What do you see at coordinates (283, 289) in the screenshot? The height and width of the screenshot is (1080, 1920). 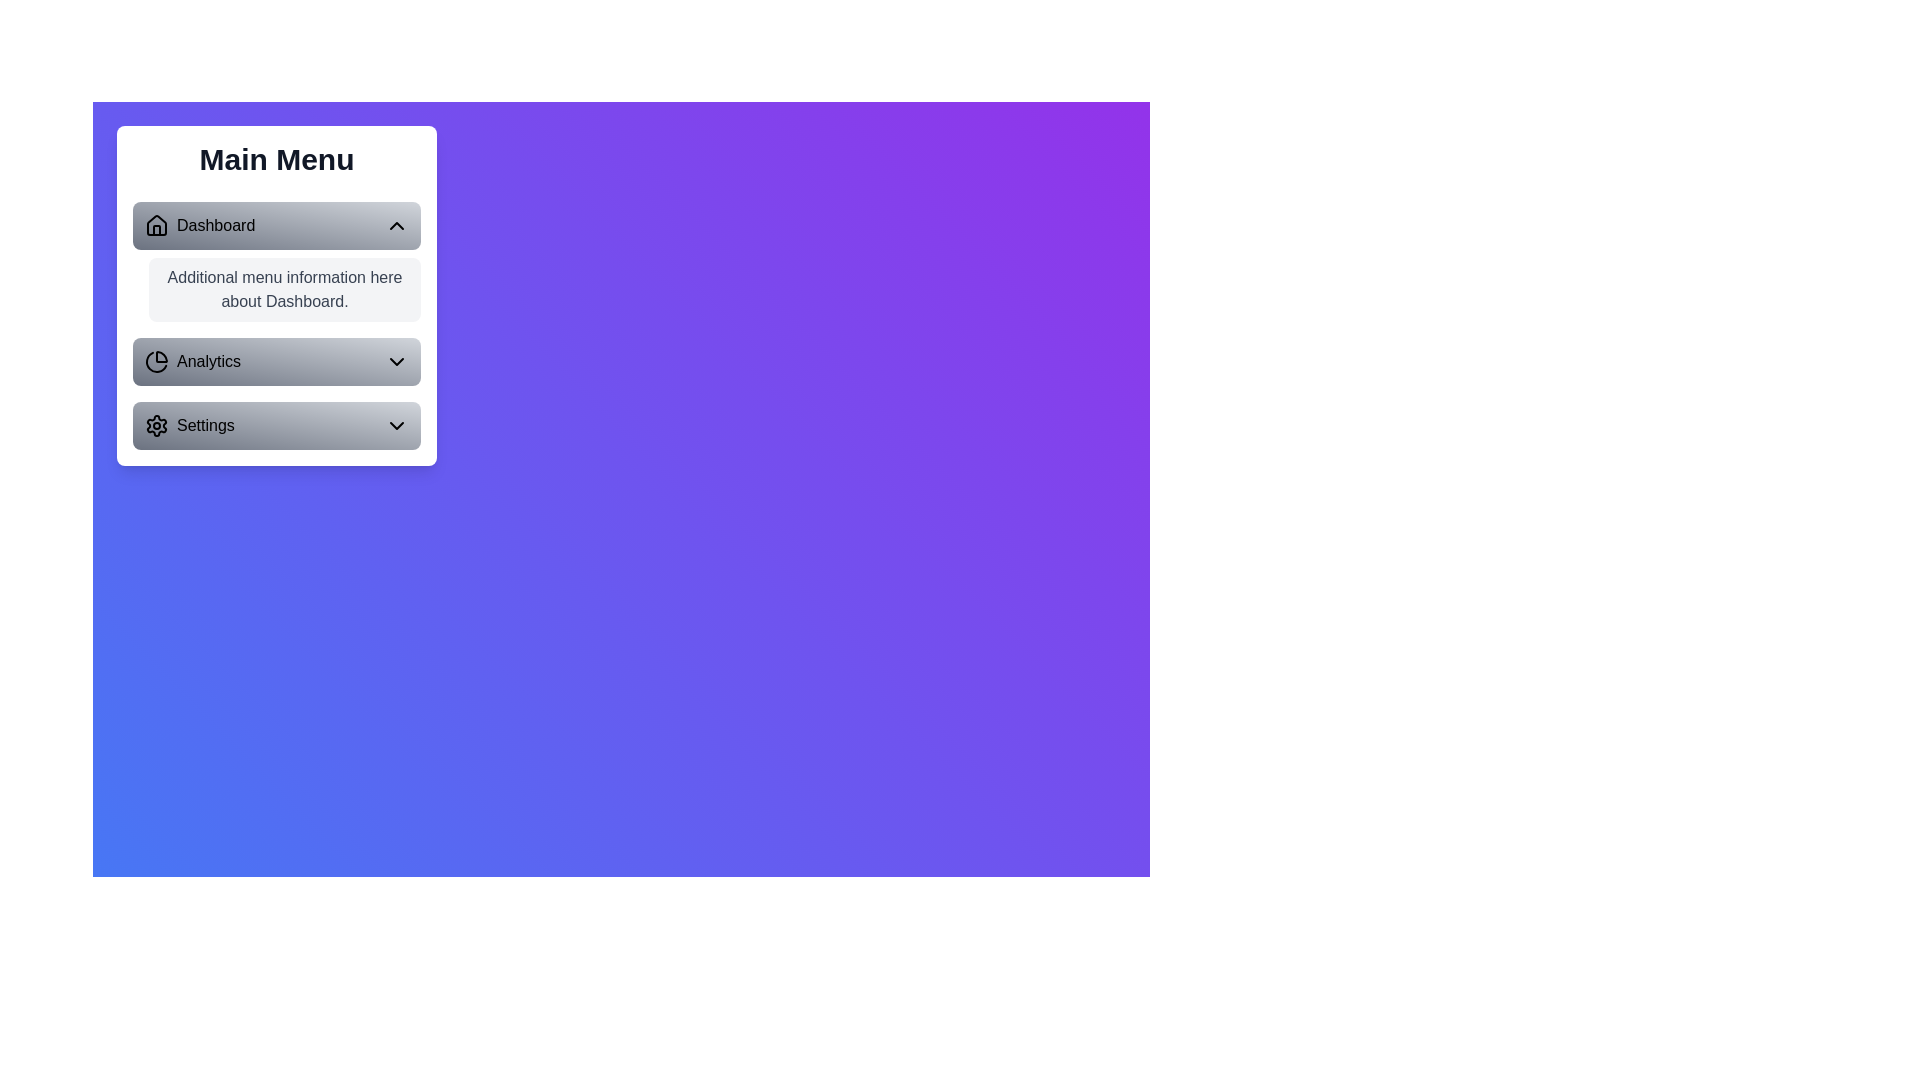 I see `informational text located in the dropdown section below the 'Dashboard' label and above 'Analytics' and 'Settings'` at bounding box center [283, 289].